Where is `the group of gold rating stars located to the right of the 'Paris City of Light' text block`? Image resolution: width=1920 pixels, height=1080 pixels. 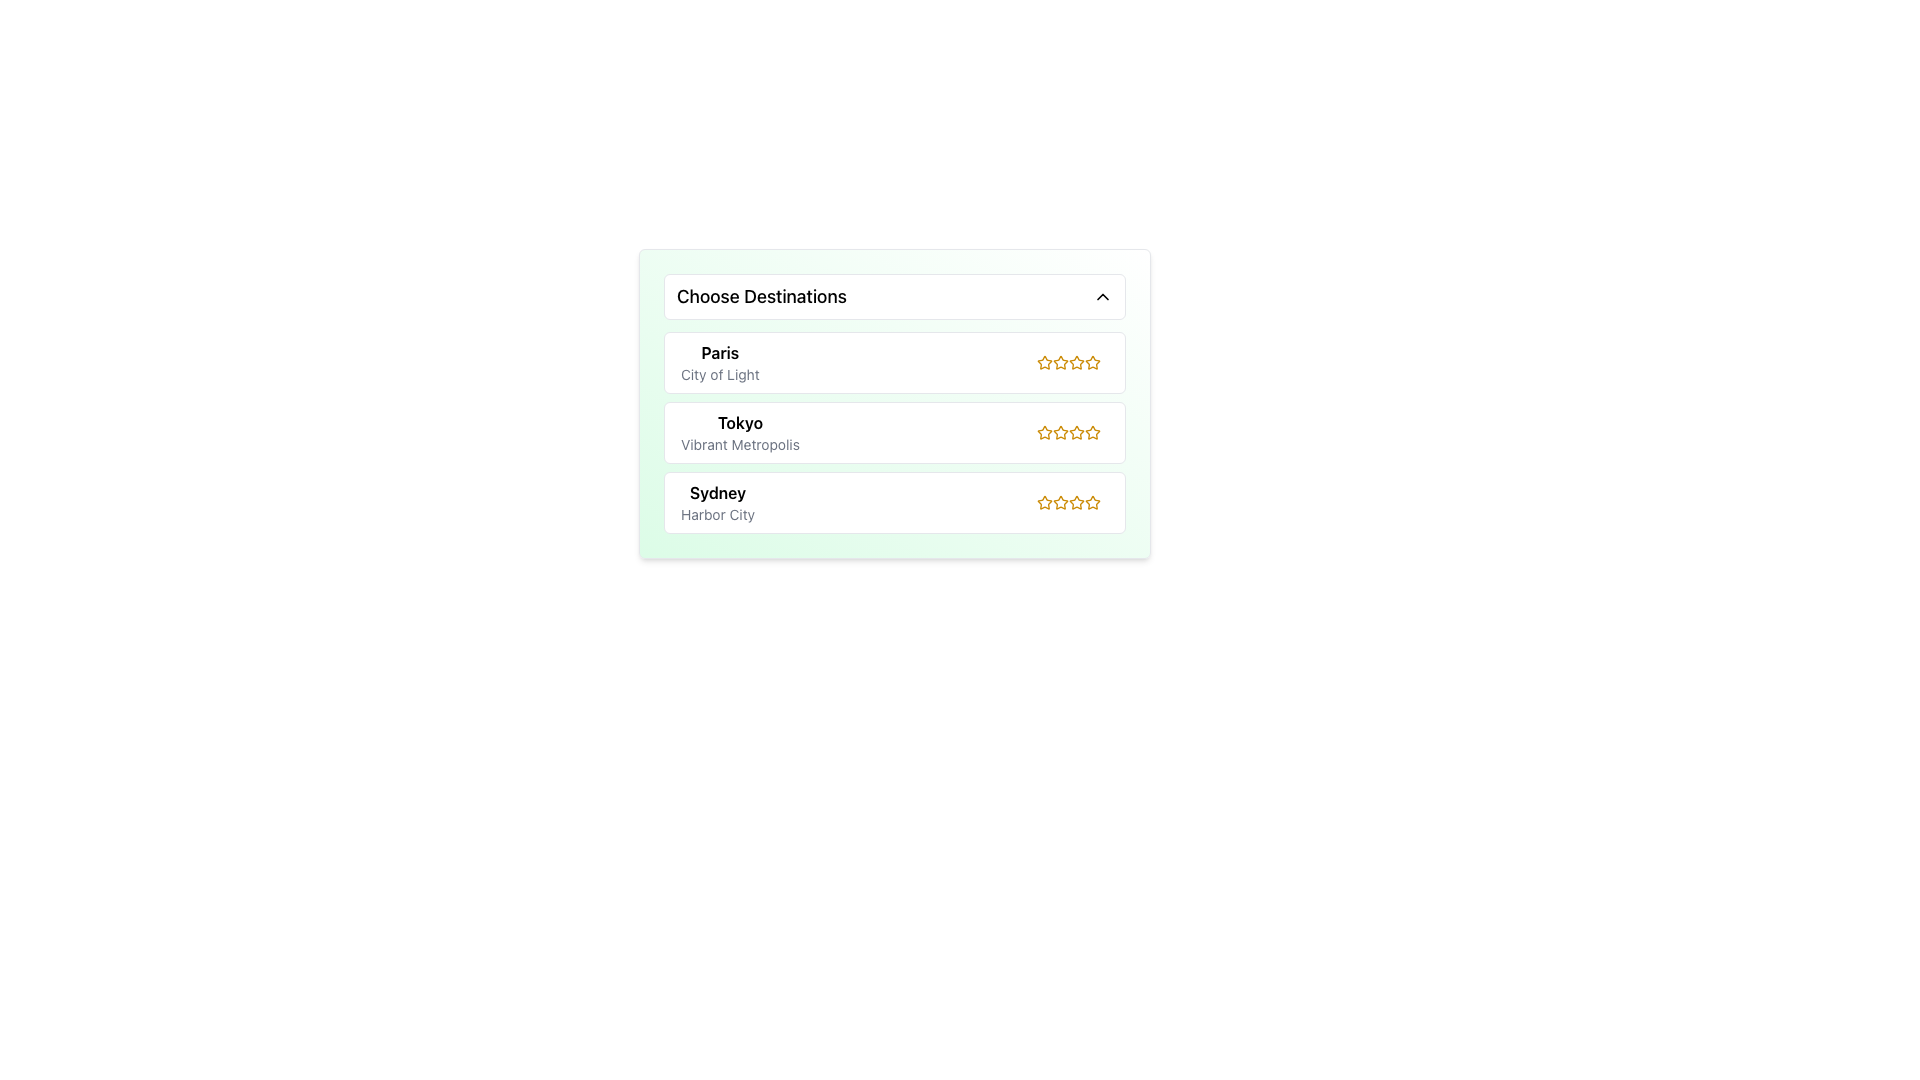 the group of gold rating stars located to the right of the 'Paris City of Light' text block is located at coordinates (1072, 362).